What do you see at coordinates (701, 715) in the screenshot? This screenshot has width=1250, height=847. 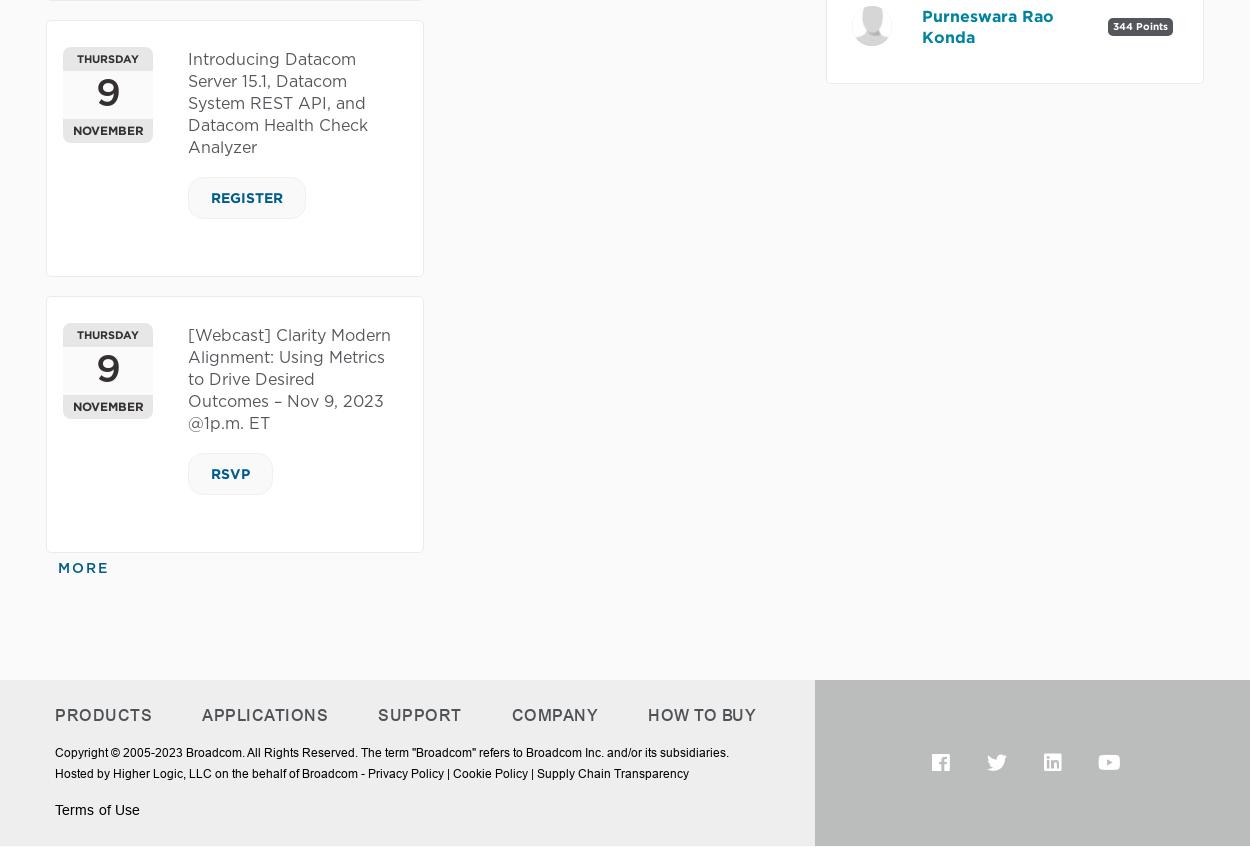 I see `'How To Buy'` at bounding box center [701, 715].